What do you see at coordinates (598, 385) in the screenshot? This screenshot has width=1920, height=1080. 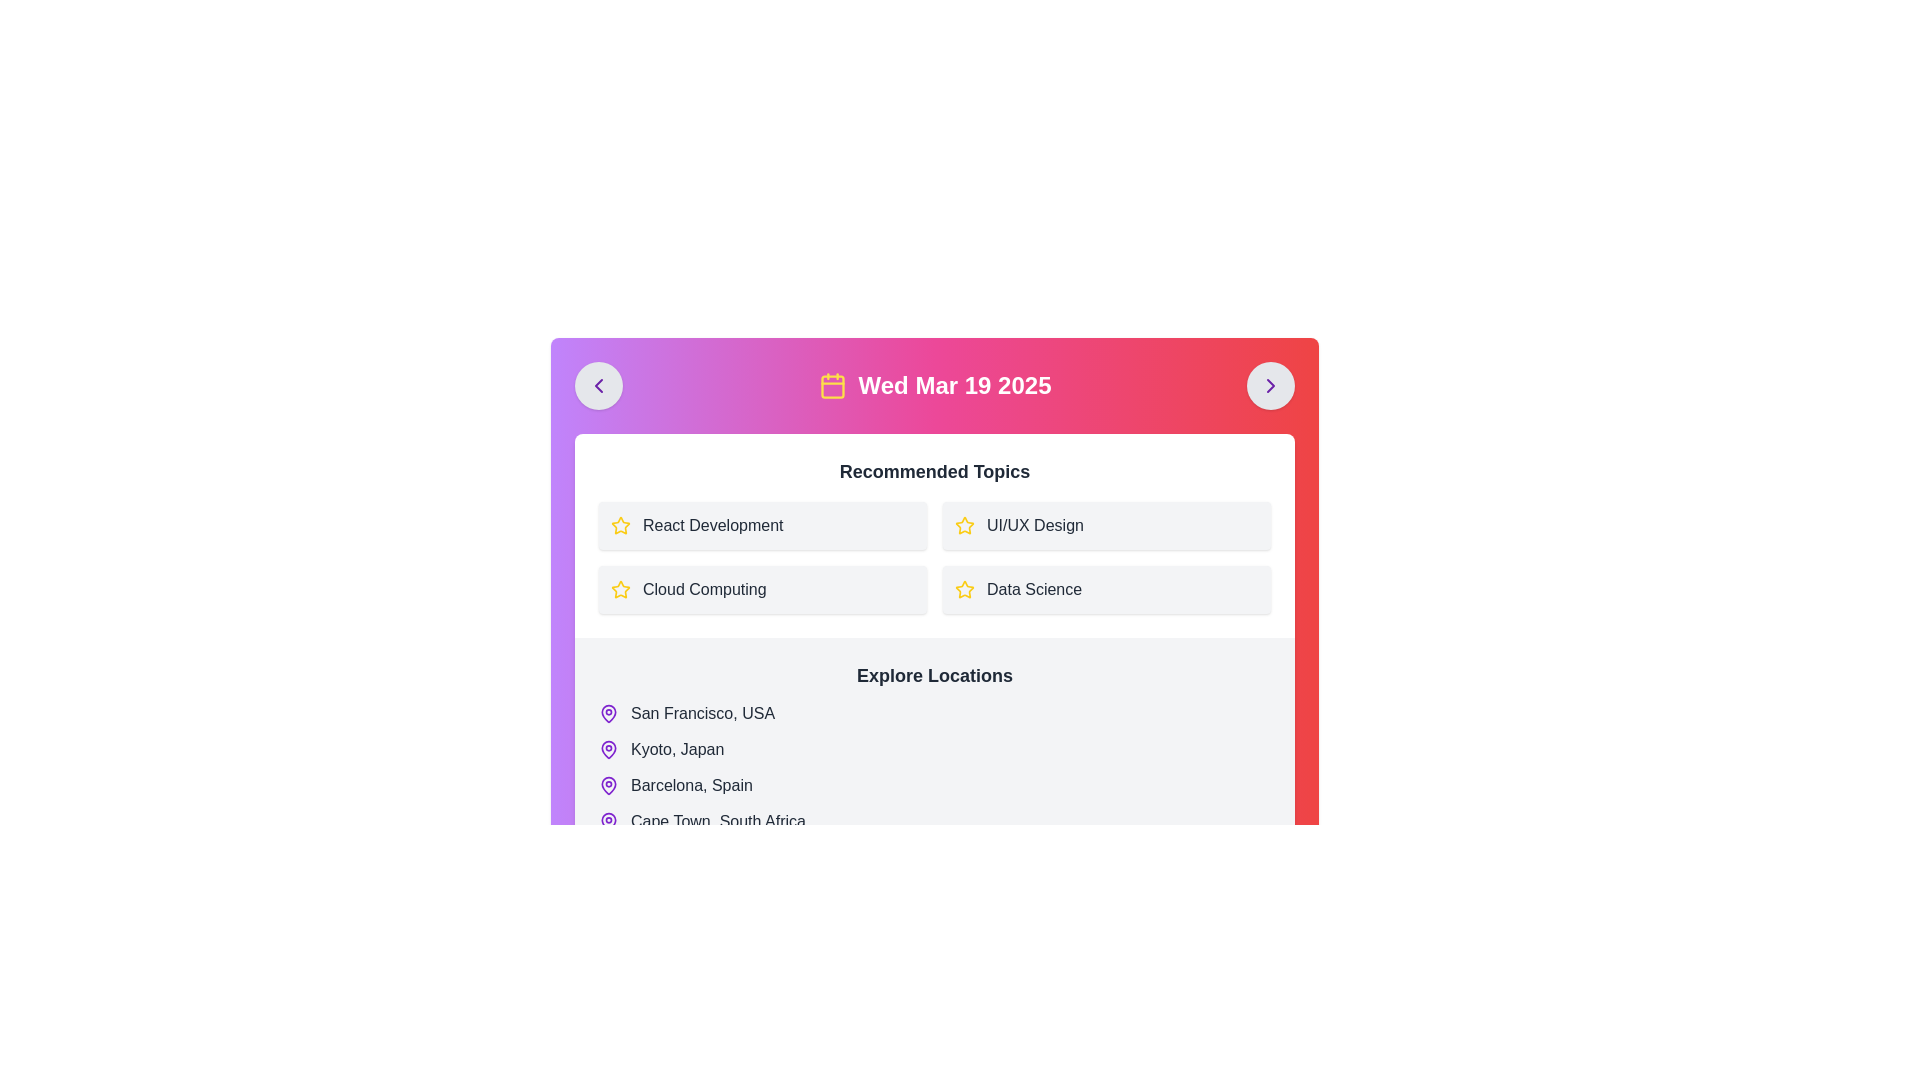 I see `the circular button with a gray background and a purple left-arrow icon to trigger the hover effect` at bounding box center [598, 385].